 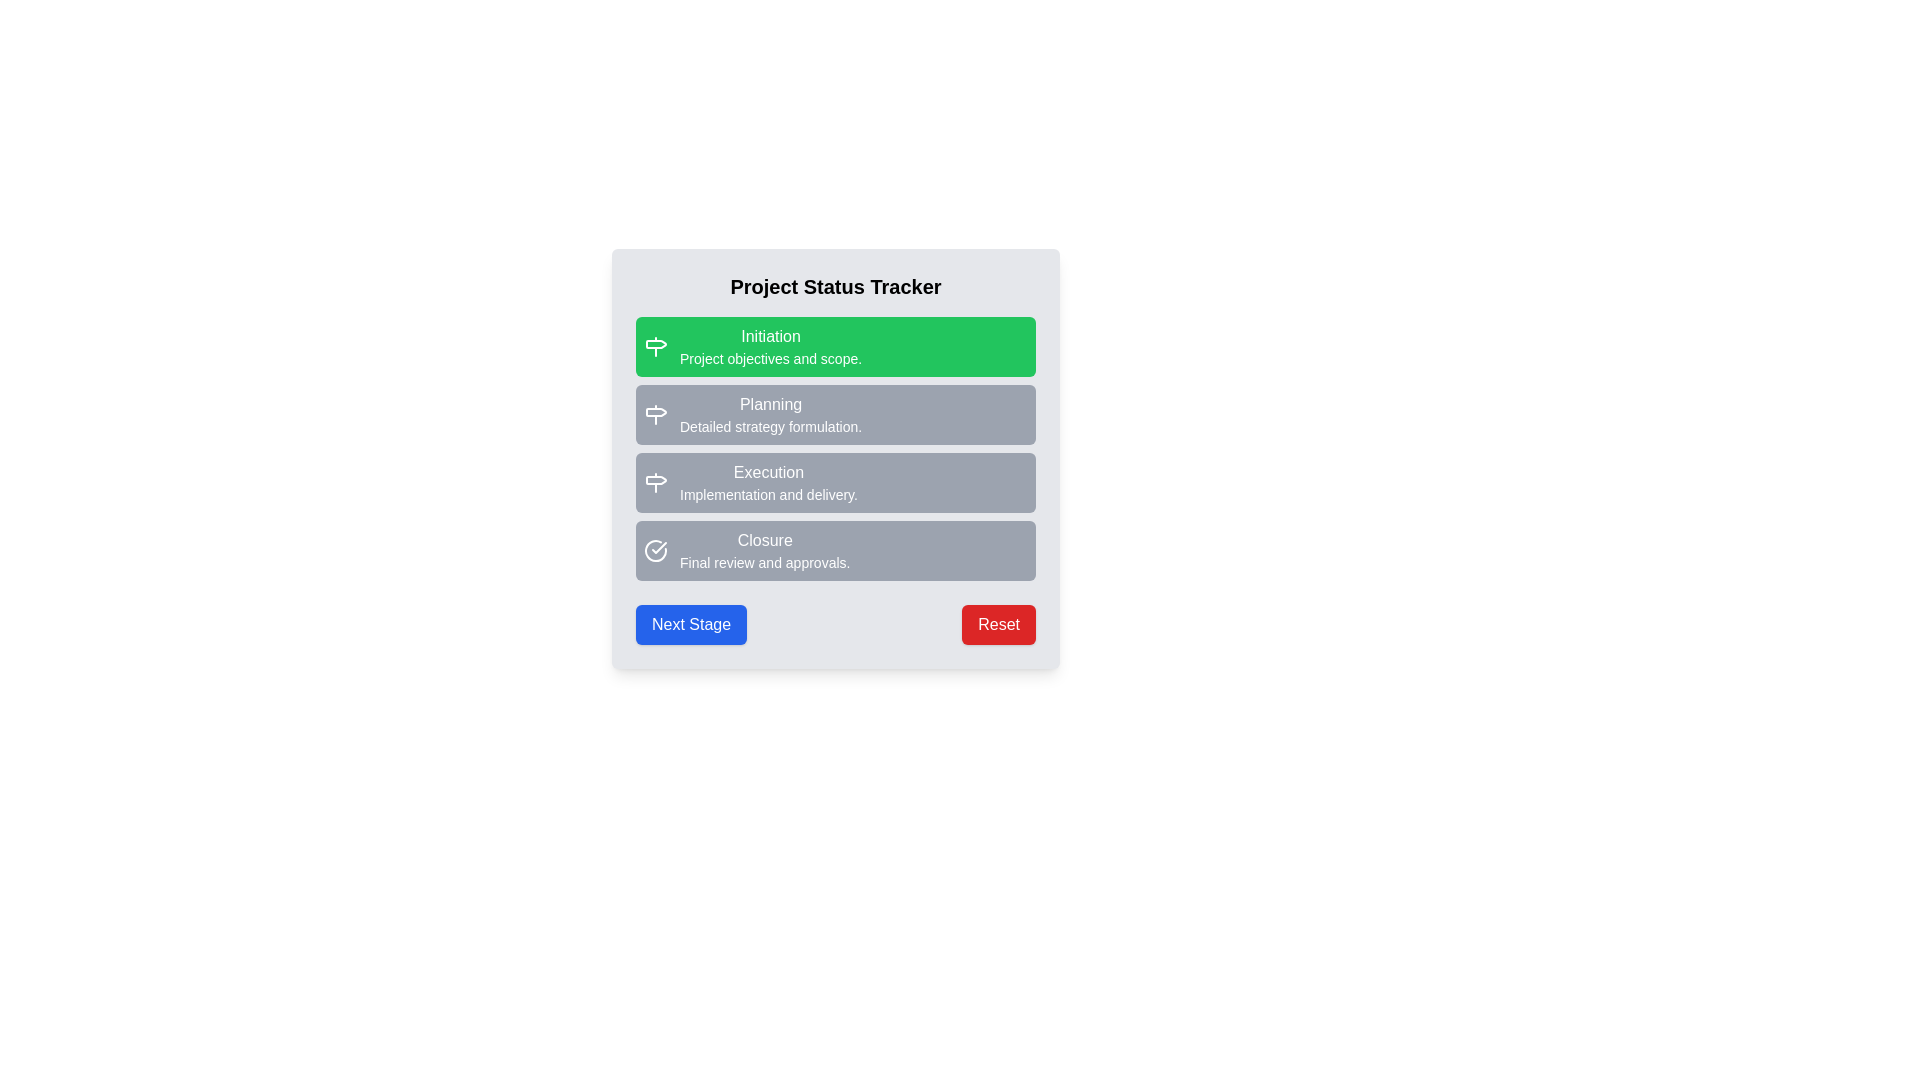 I want to click on the text label reading 'Final review and approvals.' which is located directly under the bold text 'Closure' within the closure stage section of the project status tracker, so click(x=764, y=563).